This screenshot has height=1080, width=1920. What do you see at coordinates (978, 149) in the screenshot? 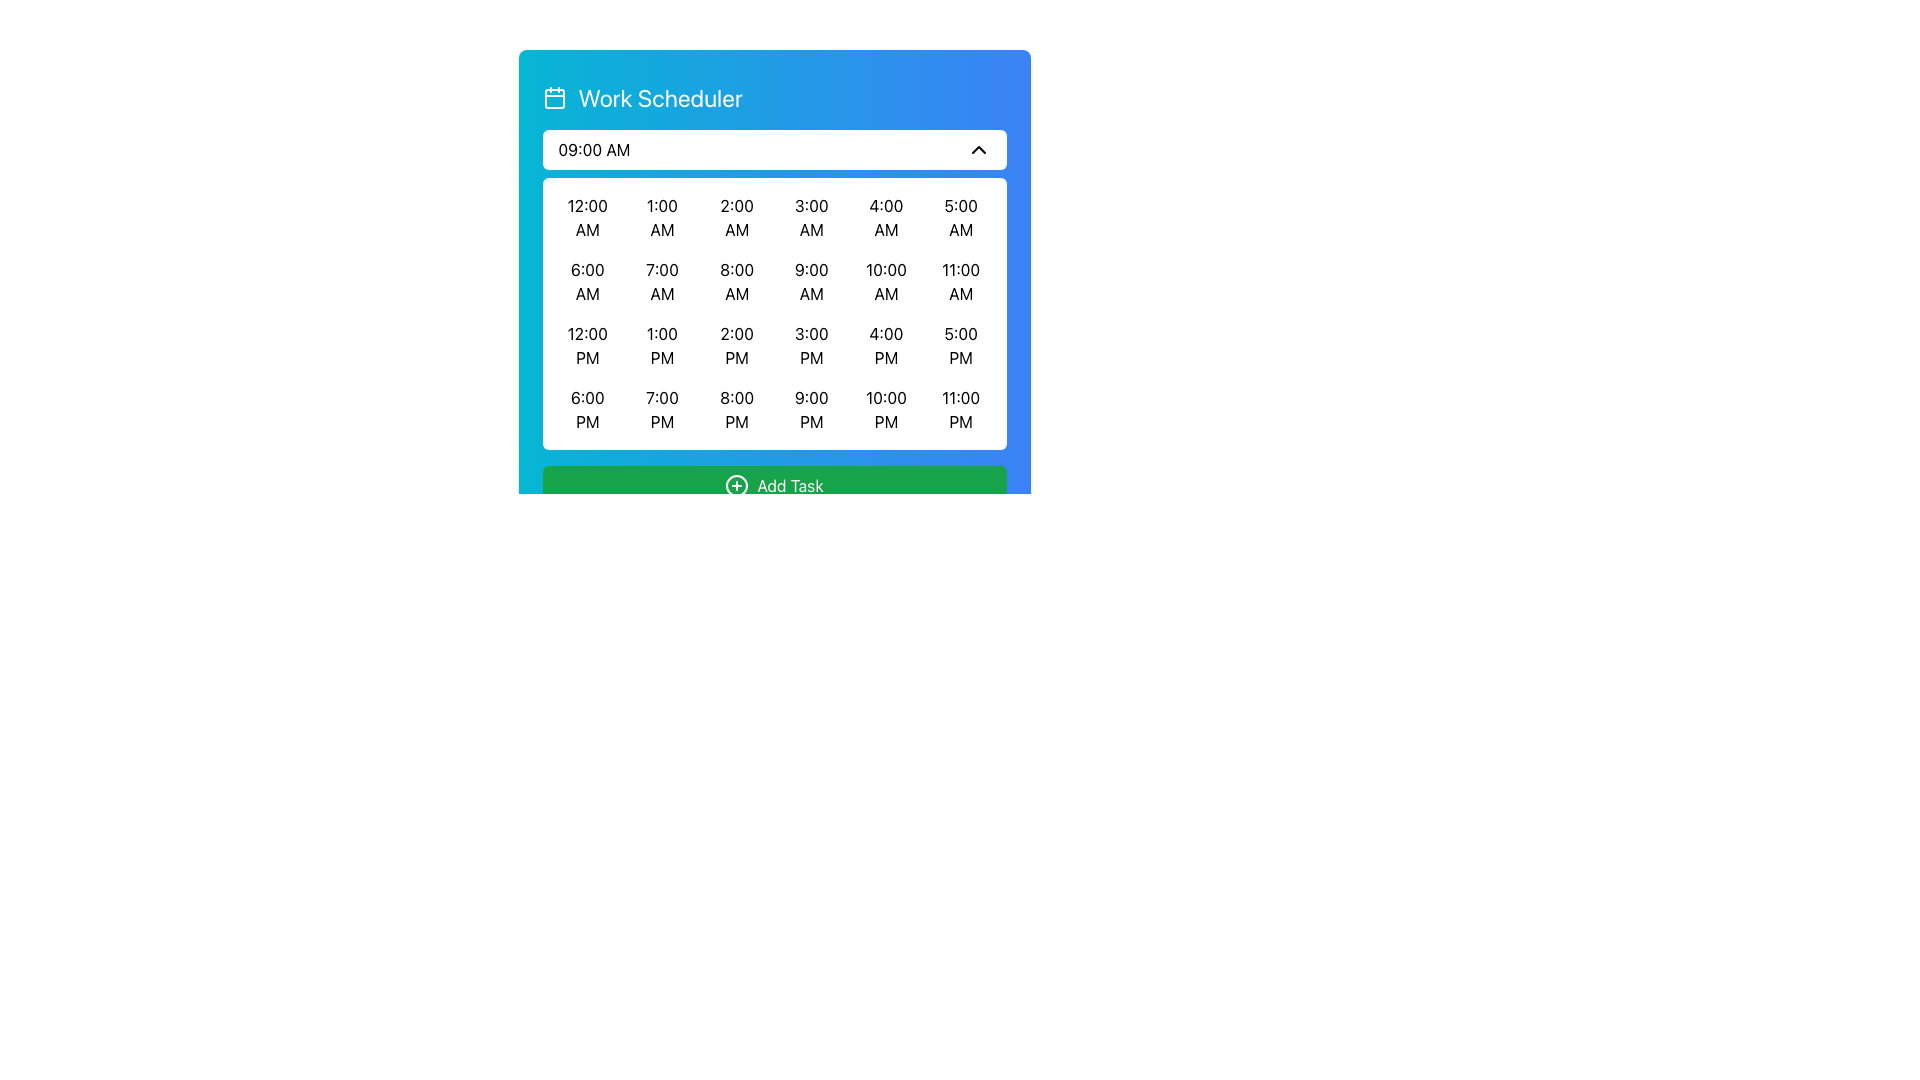
I see `the up-chevron icon` at bounding box center [978, 149].